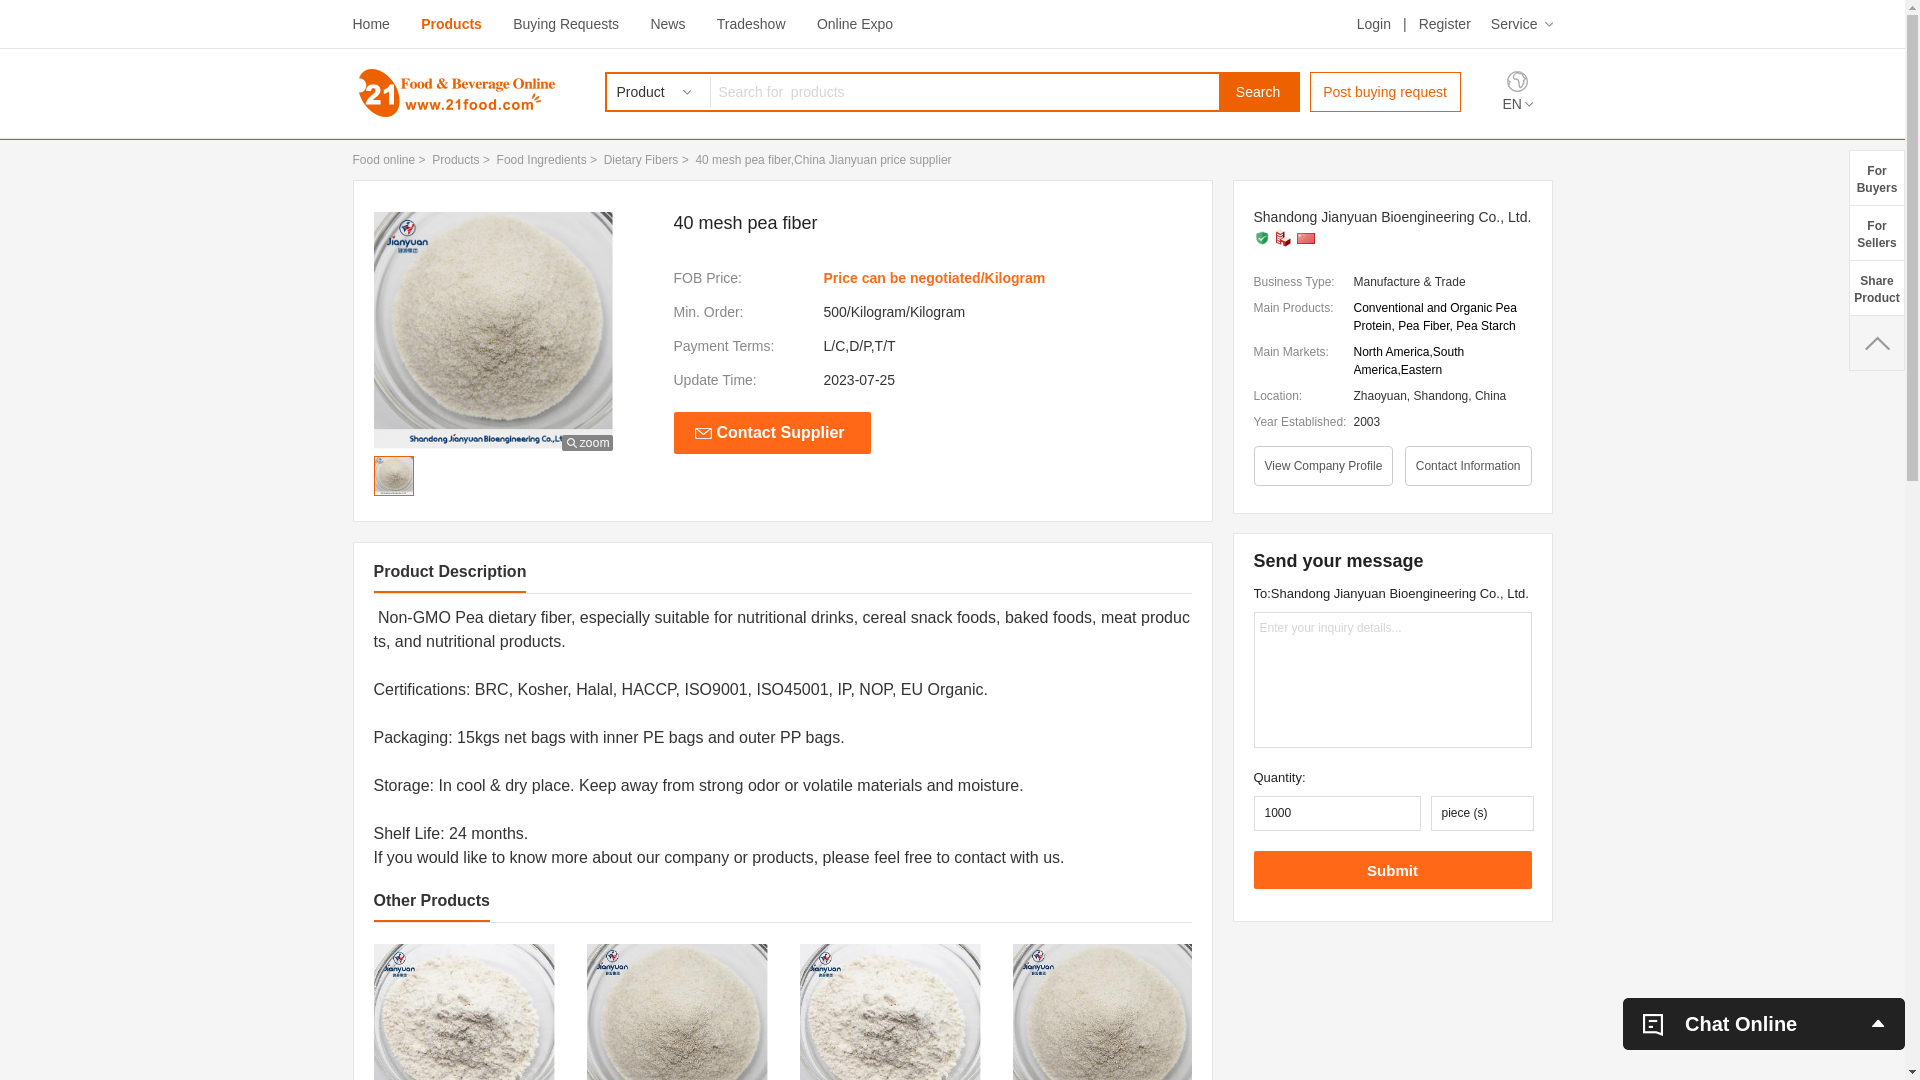  Describe the element at coordinates (1256, 92) in the screenshot. I see `'Search'` at that location.